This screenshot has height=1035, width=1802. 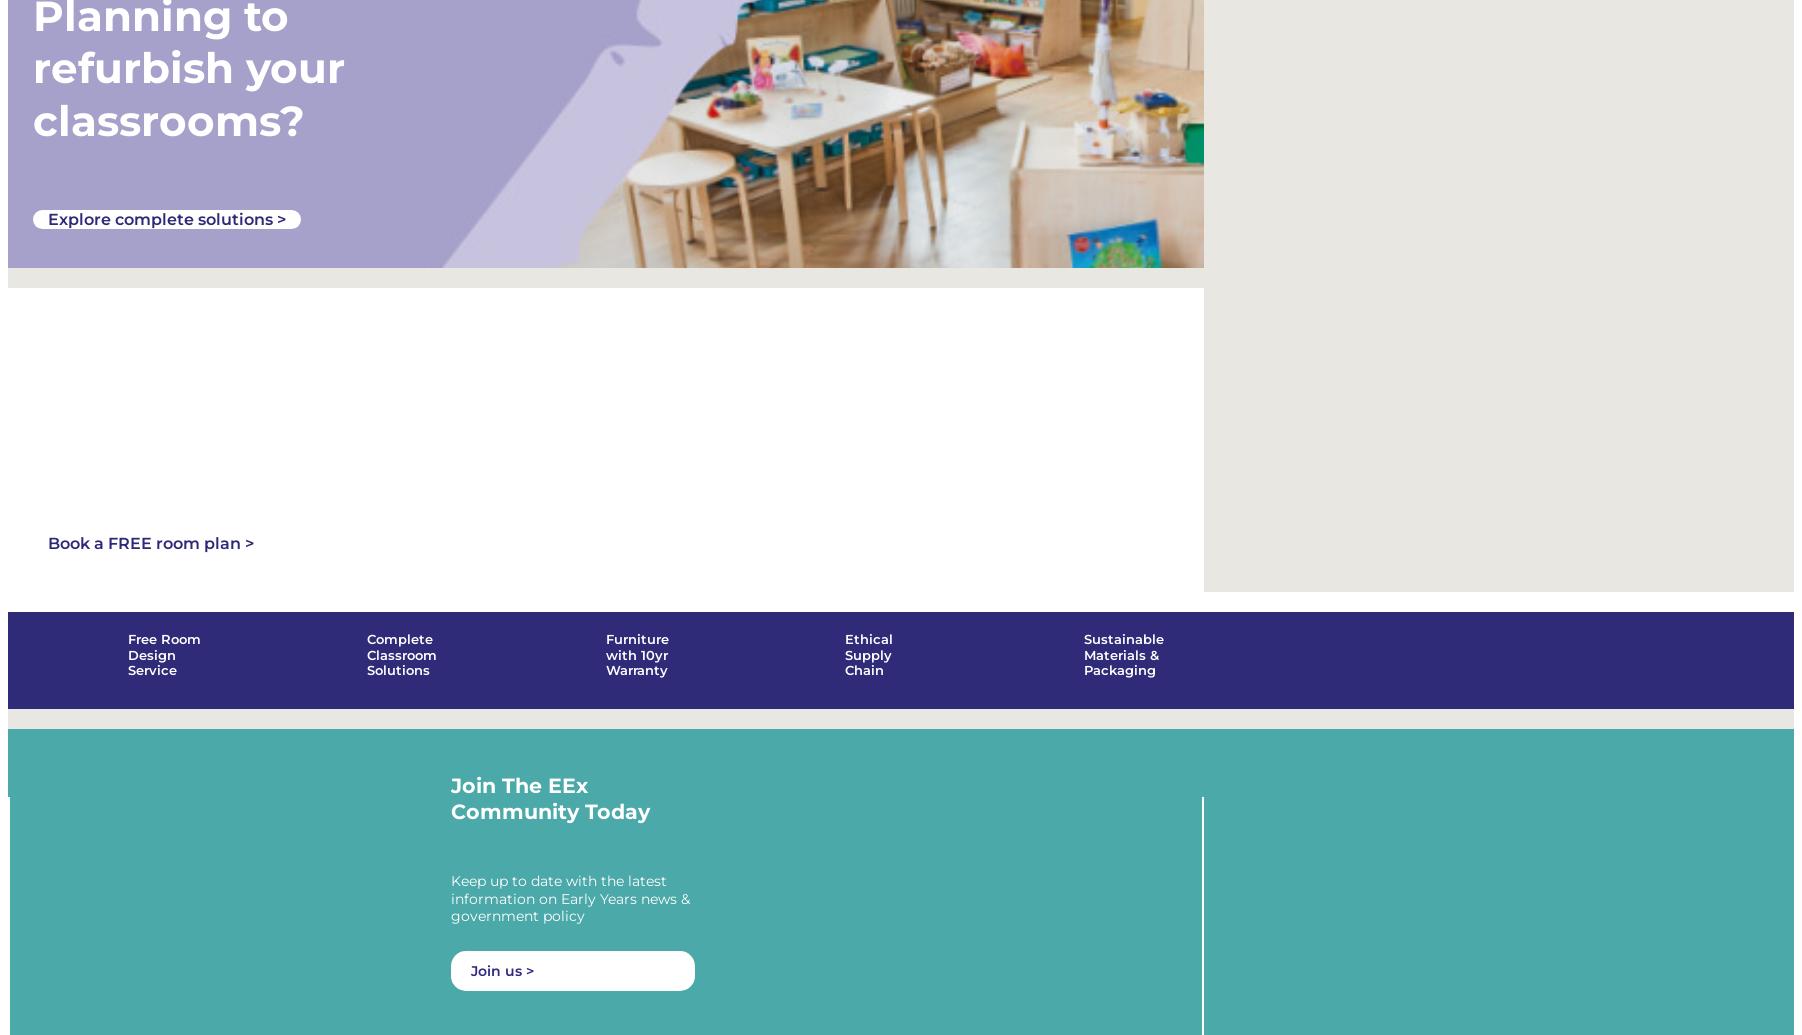 What do you see at coordinates (188, 67) in the screenshot?
I see `'refurbish your'` at bounding box center [188, 67].